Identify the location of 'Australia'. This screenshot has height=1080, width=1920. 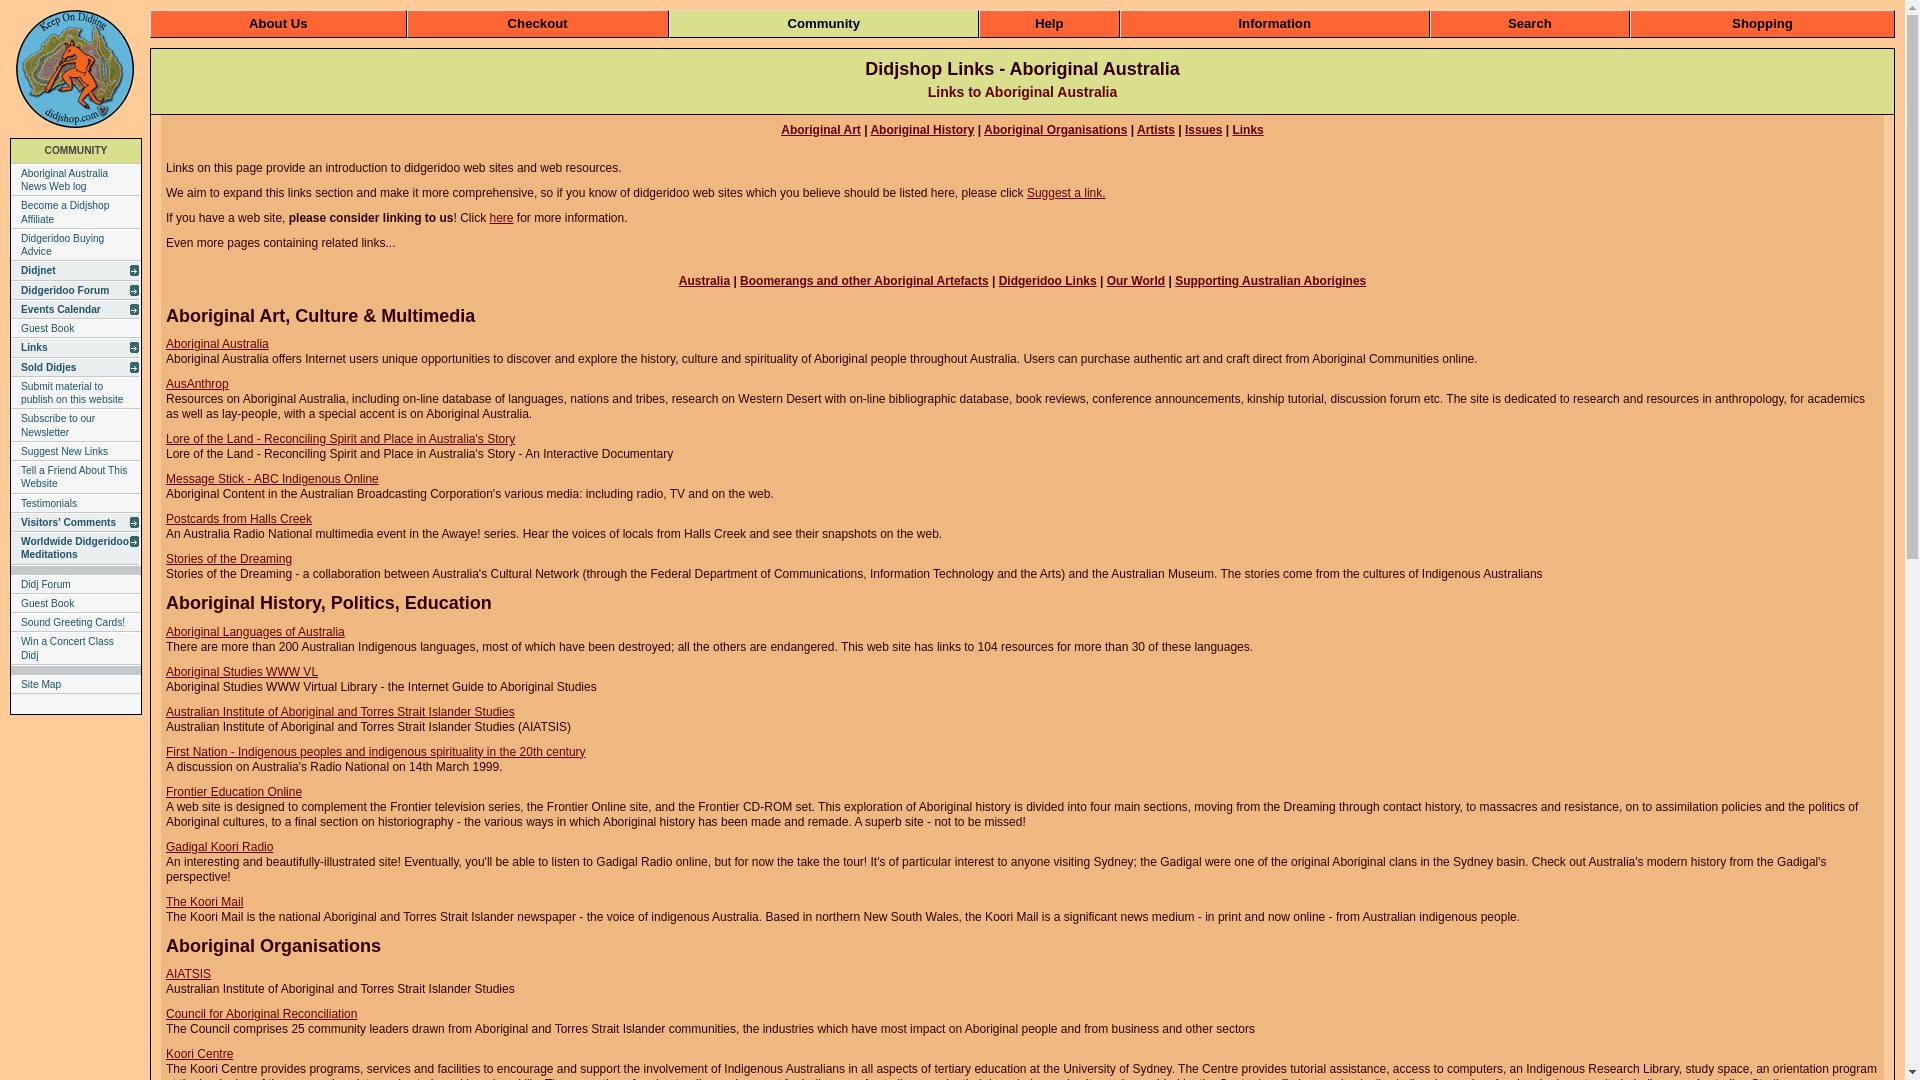
(704, 281).